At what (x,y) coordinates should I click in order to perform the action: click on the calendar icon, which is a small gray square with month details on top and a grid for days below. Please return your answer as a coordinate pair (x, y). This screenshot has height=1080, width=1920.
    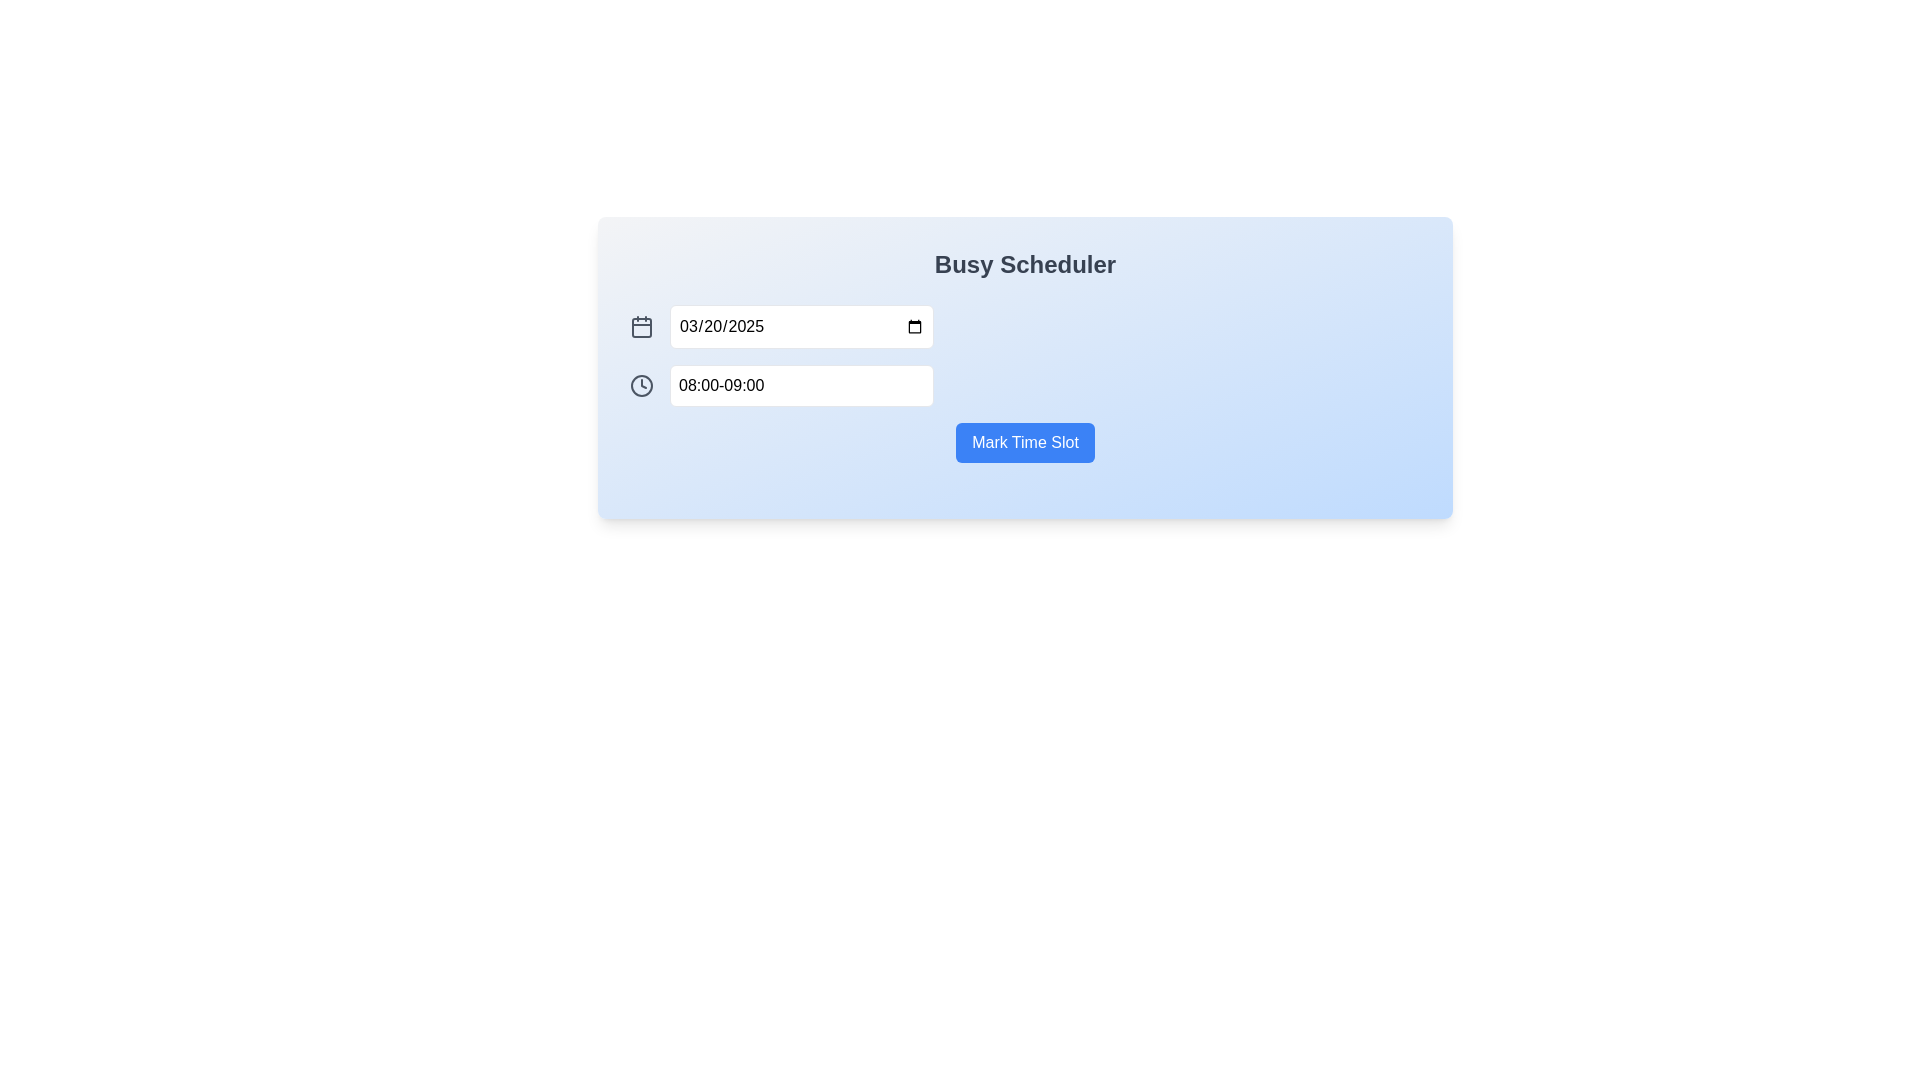
    Looking at the image, I should click on (642, 326).